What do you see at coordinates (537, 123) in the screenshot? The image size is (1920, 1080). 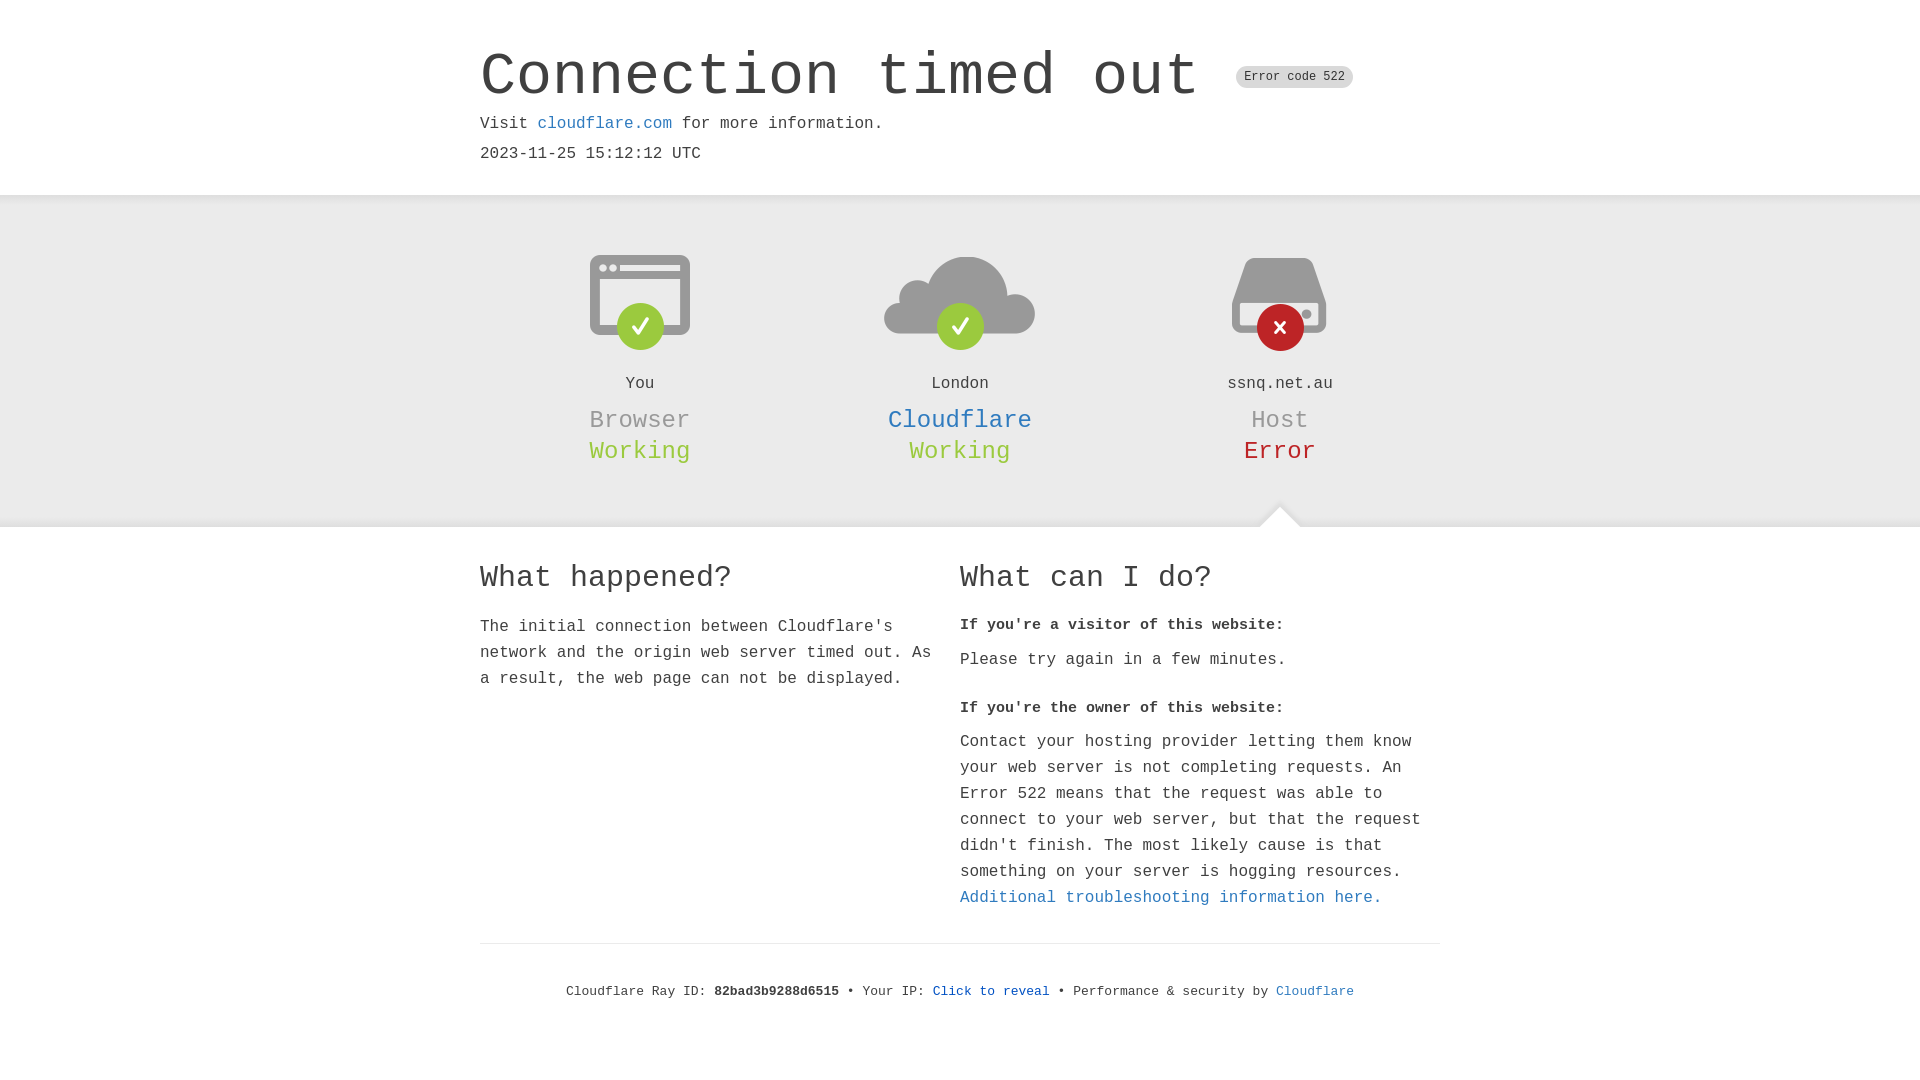 I see `'cloudflare.com'` at bounding box center [537, 123].